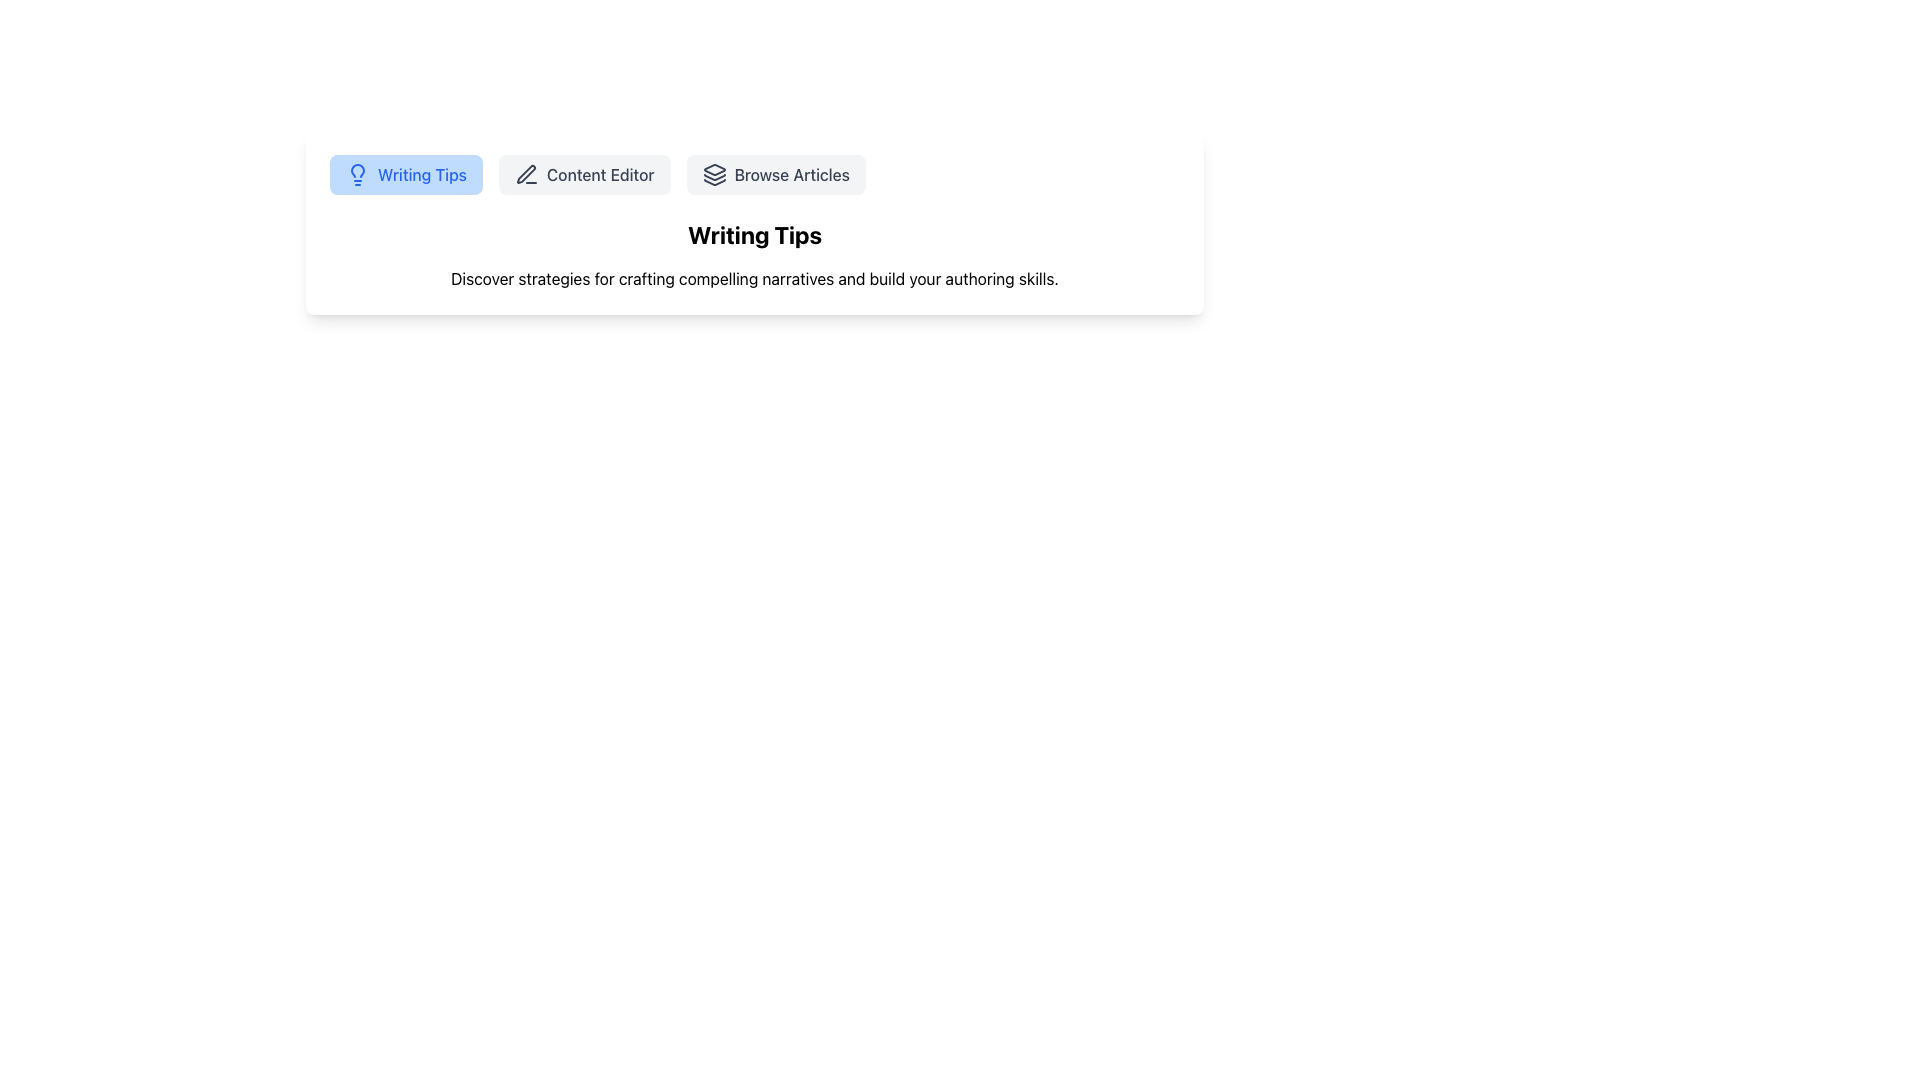  Describe the element at coordinates (714, 173) in the screenshot. I see `the icon resembling stacked layers located to the left of the 'Browse Articles' text within the 'Browse Articles' button, which is the third button in a horizontal sequence at the top of the interface` at that location.